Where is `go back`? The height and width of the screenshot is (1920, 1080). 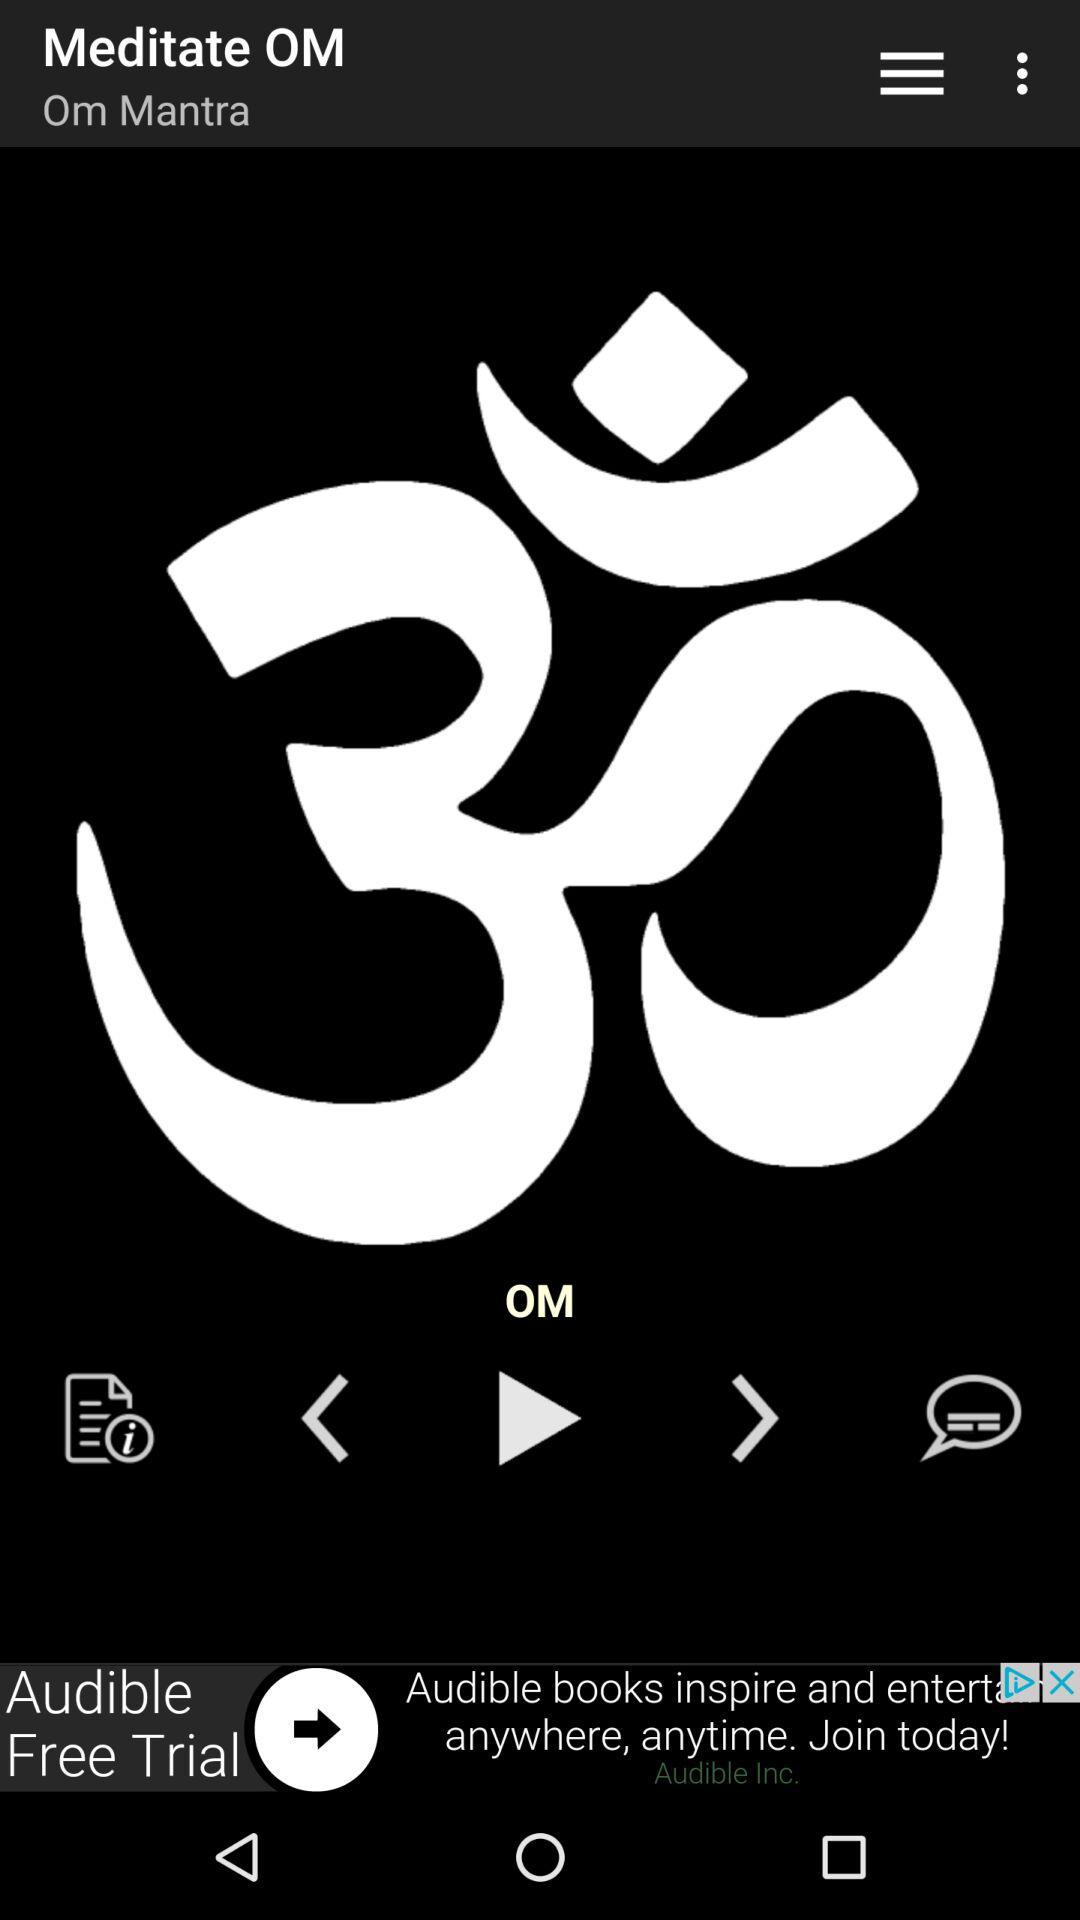 go back is located at coordinates (323, 1417).